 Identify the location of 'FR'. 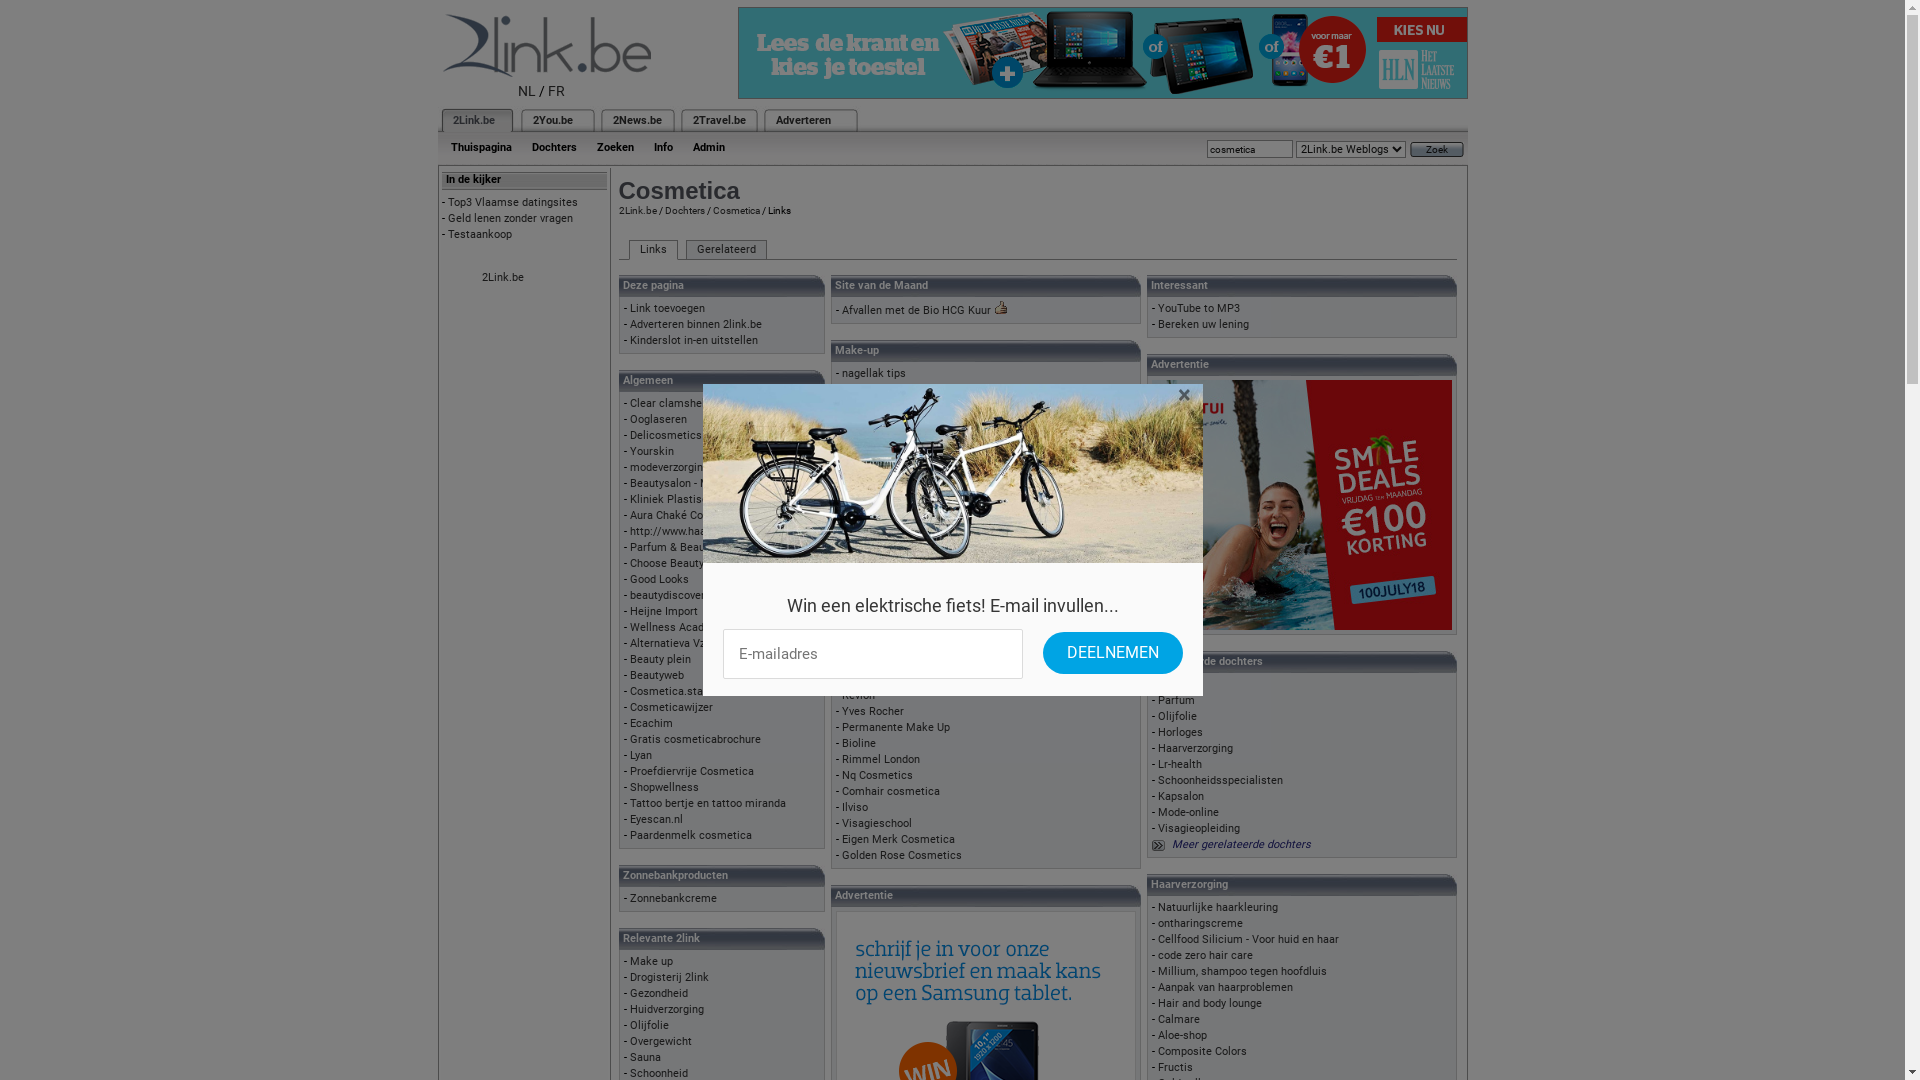
(556, 91).